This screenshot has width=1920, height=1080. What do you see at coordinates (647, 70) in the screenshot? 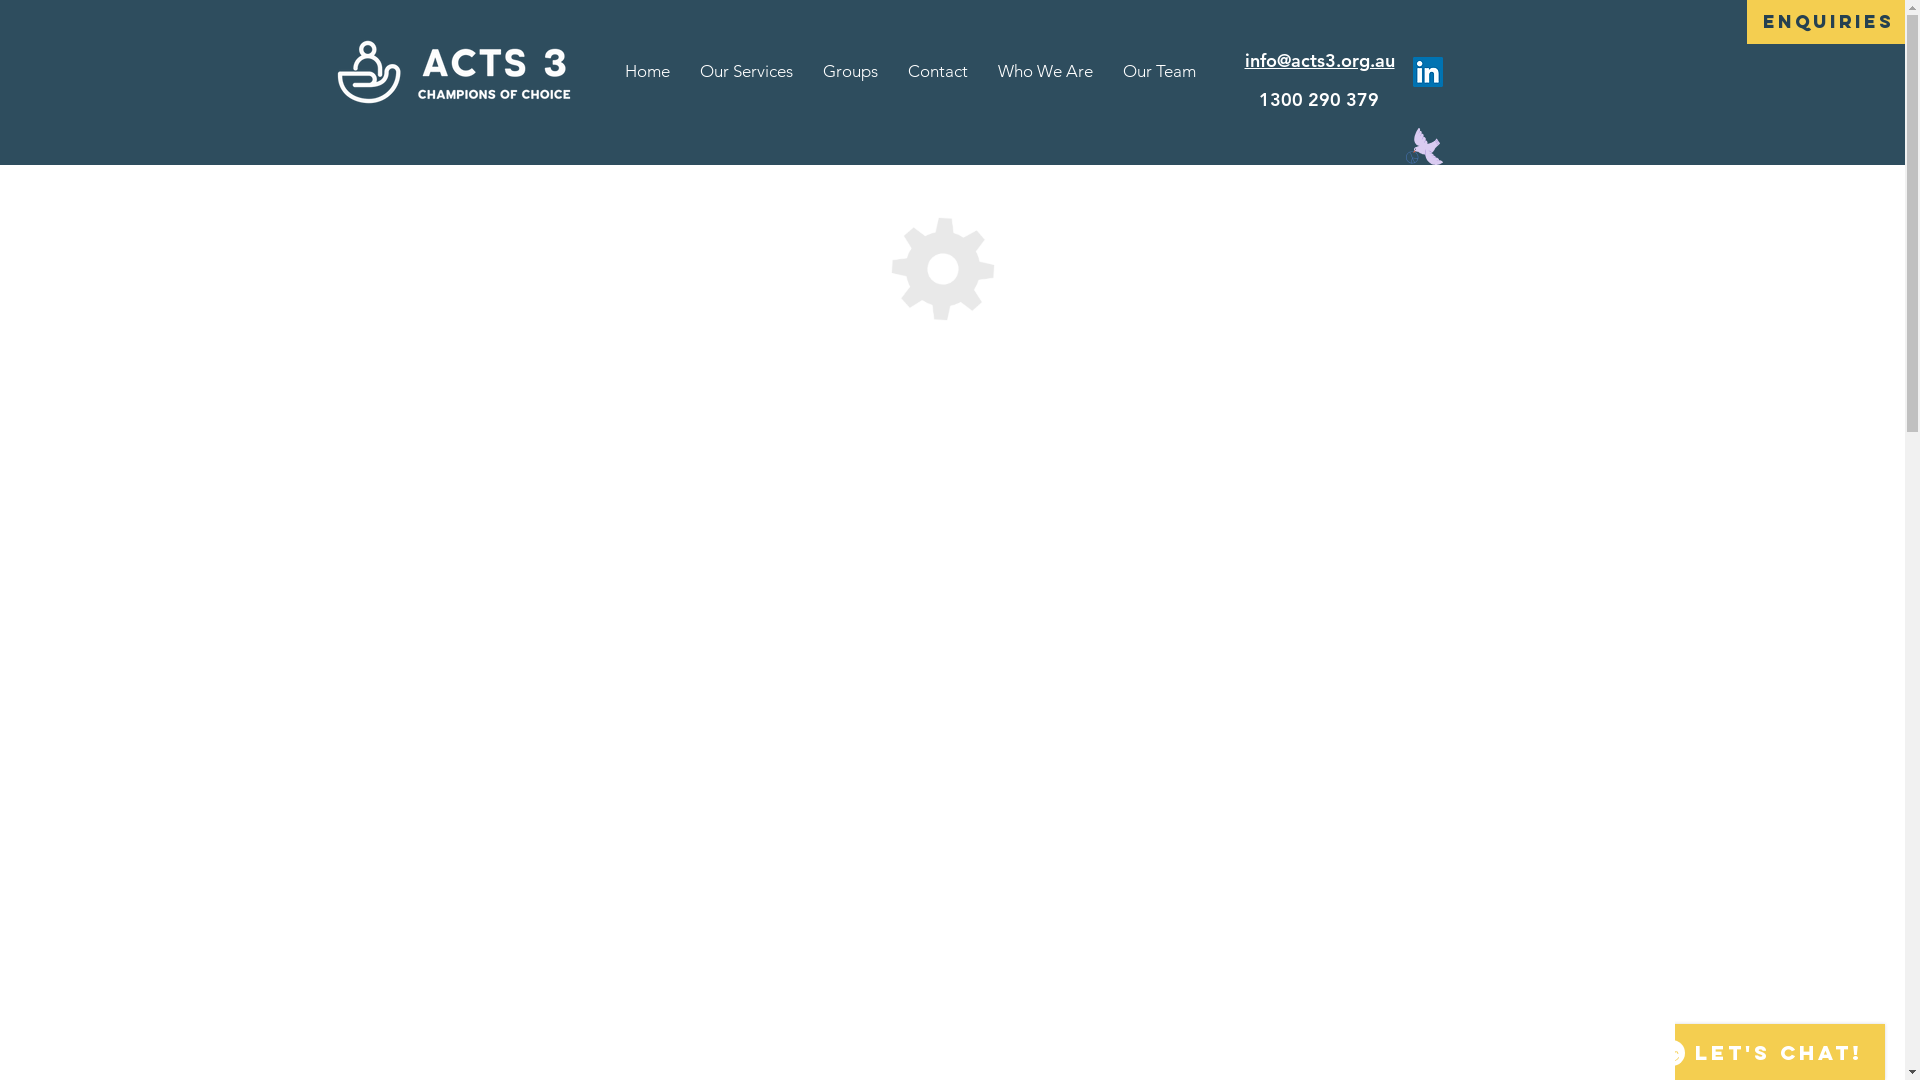
I see `'Home'` at bounding box center [647, 70].